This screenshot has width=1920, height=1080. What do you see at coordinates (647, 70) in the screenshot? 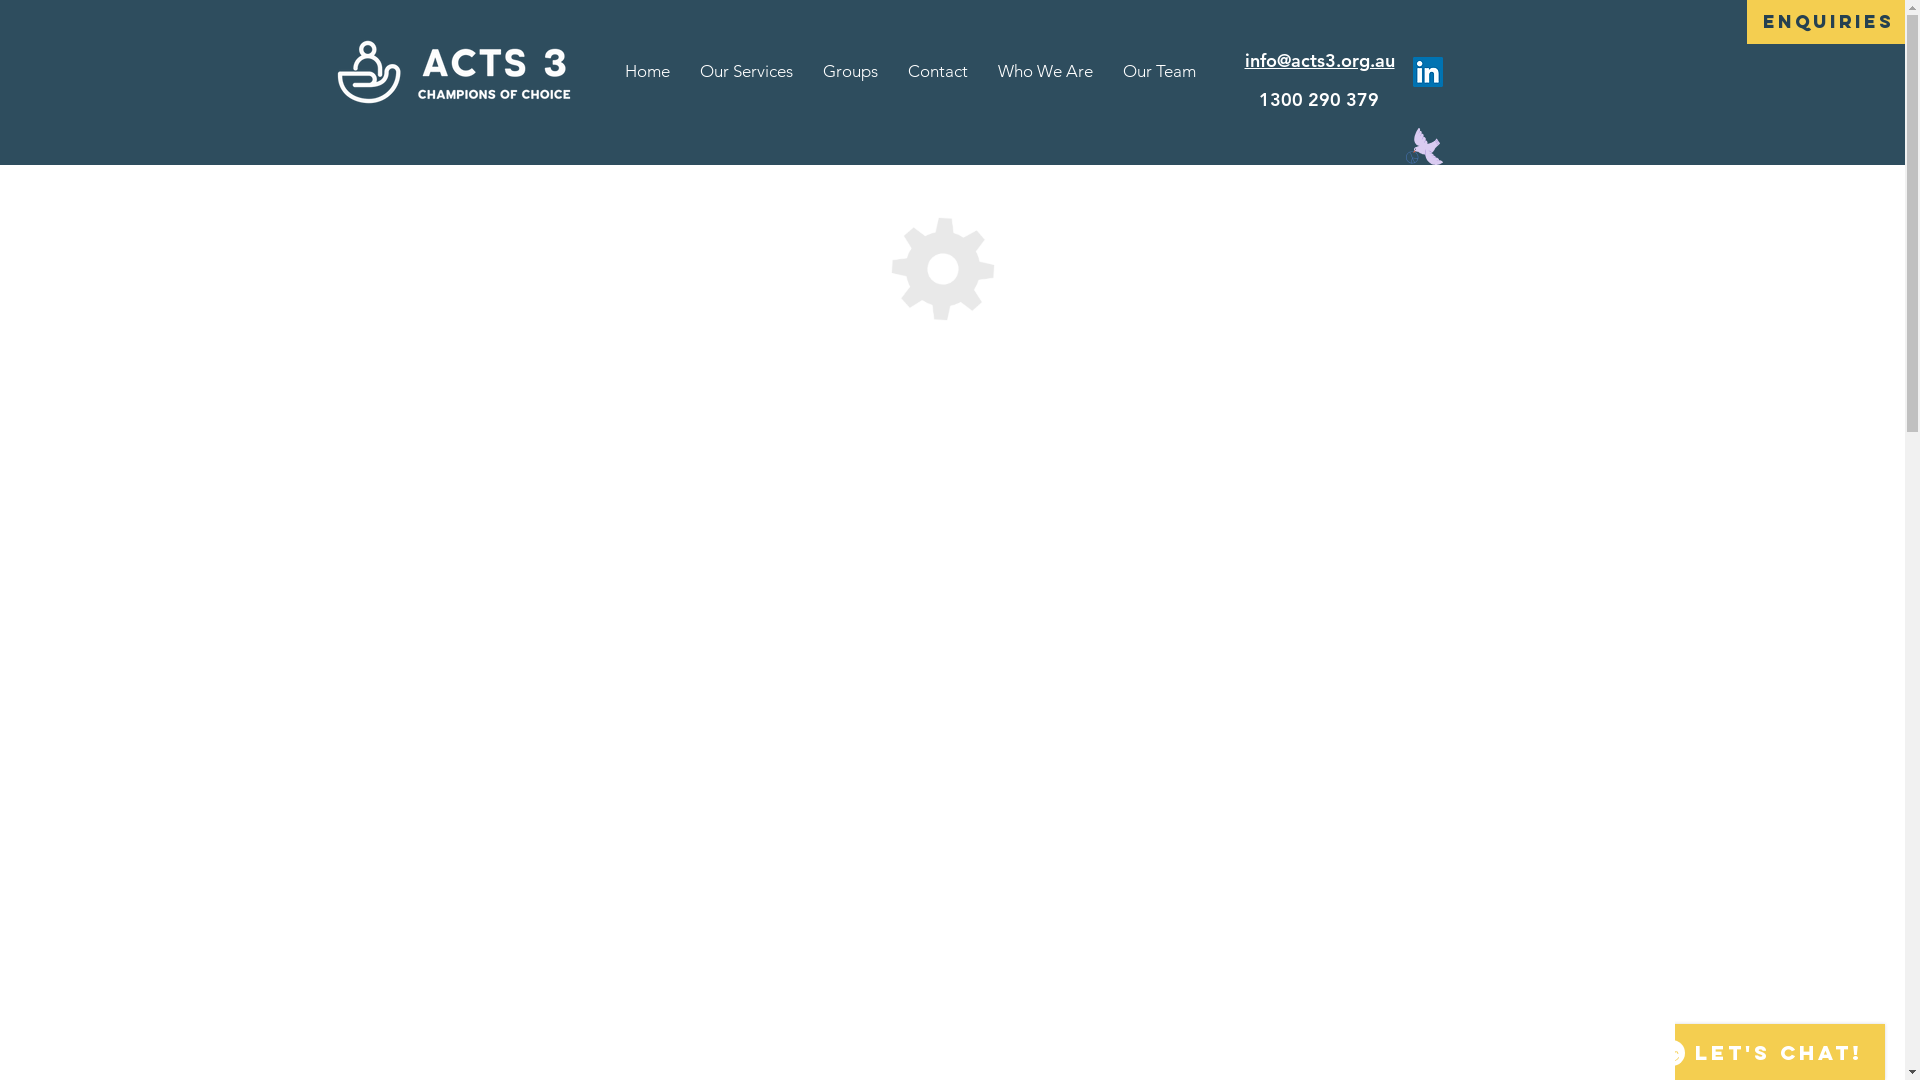
I see `'Home'` at bounding box center [647, 70].